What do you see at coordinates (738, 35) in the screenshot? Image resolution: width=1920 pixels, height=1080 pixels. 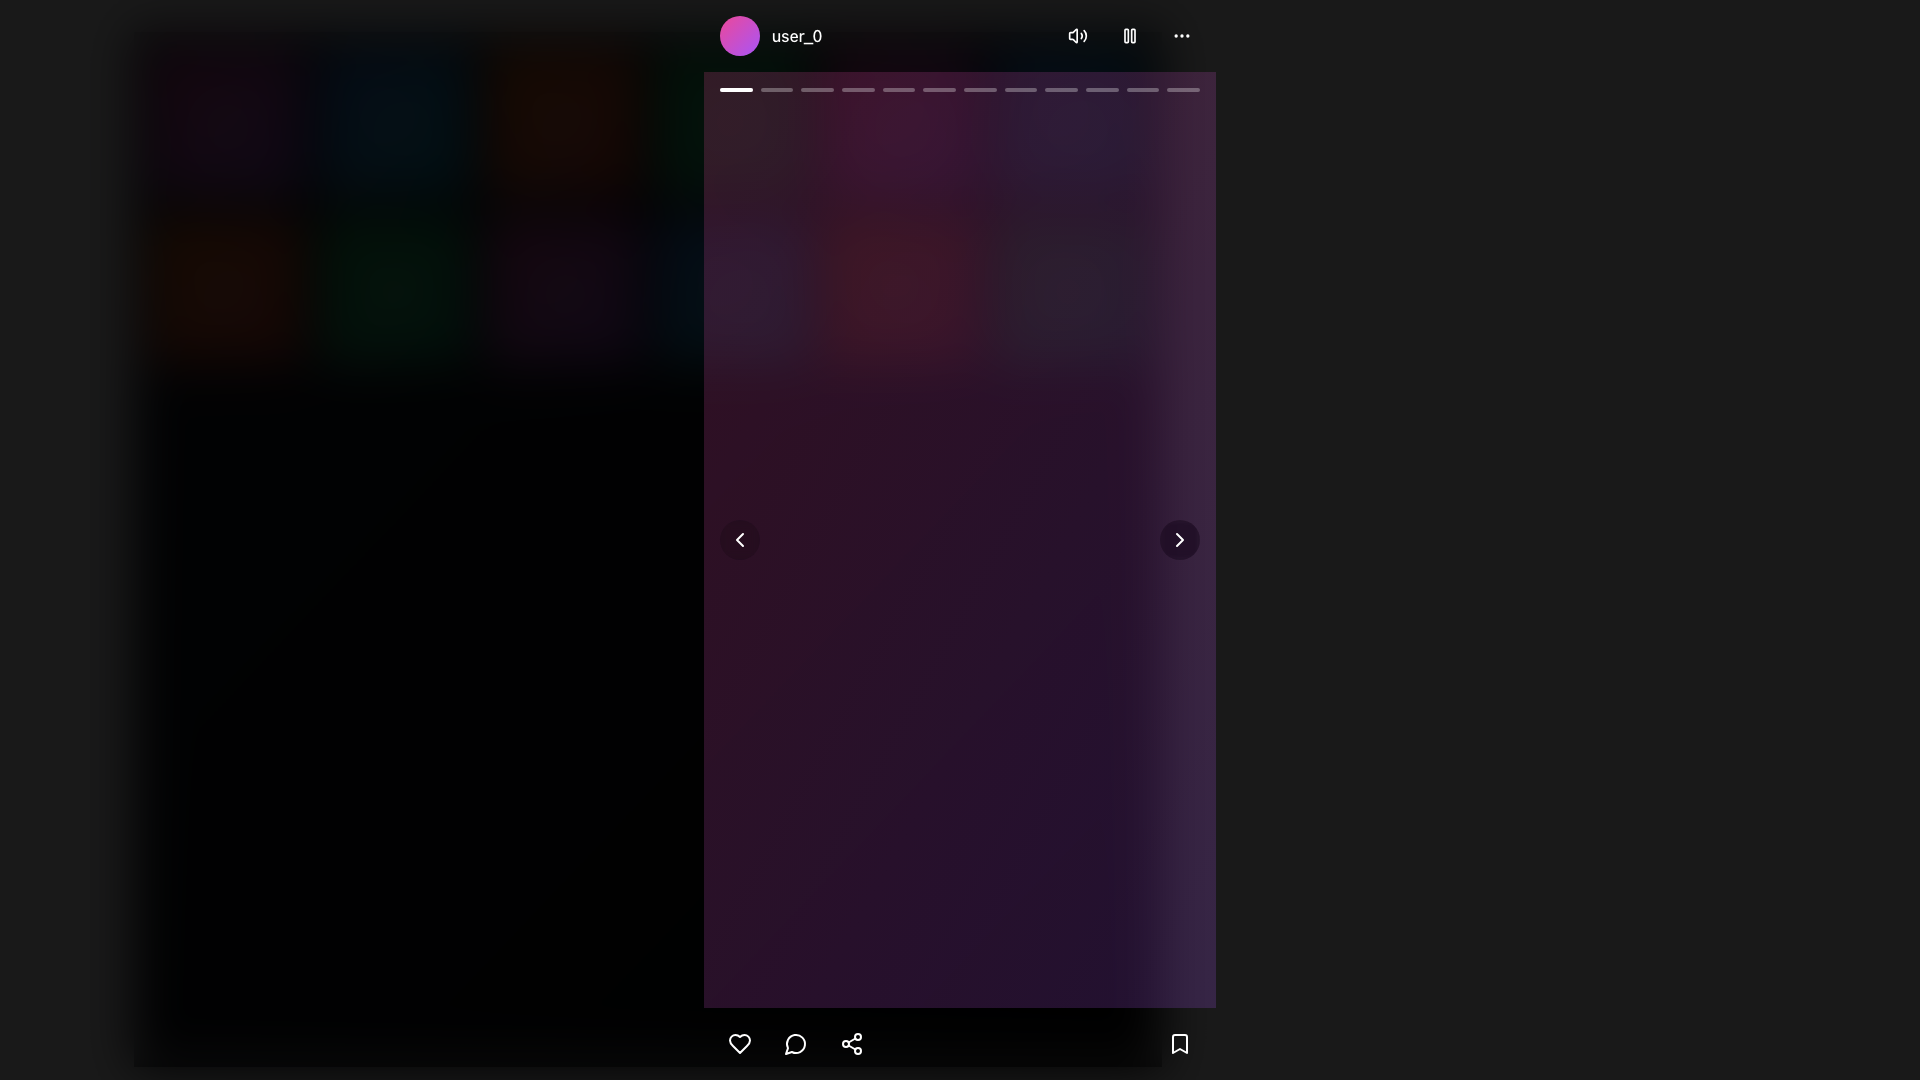 I see `the circular profile picture or avatar element with a gradient color scheme transitioning from pink to purple, located near the username 'user_0'` at bounding box center [738, 35].